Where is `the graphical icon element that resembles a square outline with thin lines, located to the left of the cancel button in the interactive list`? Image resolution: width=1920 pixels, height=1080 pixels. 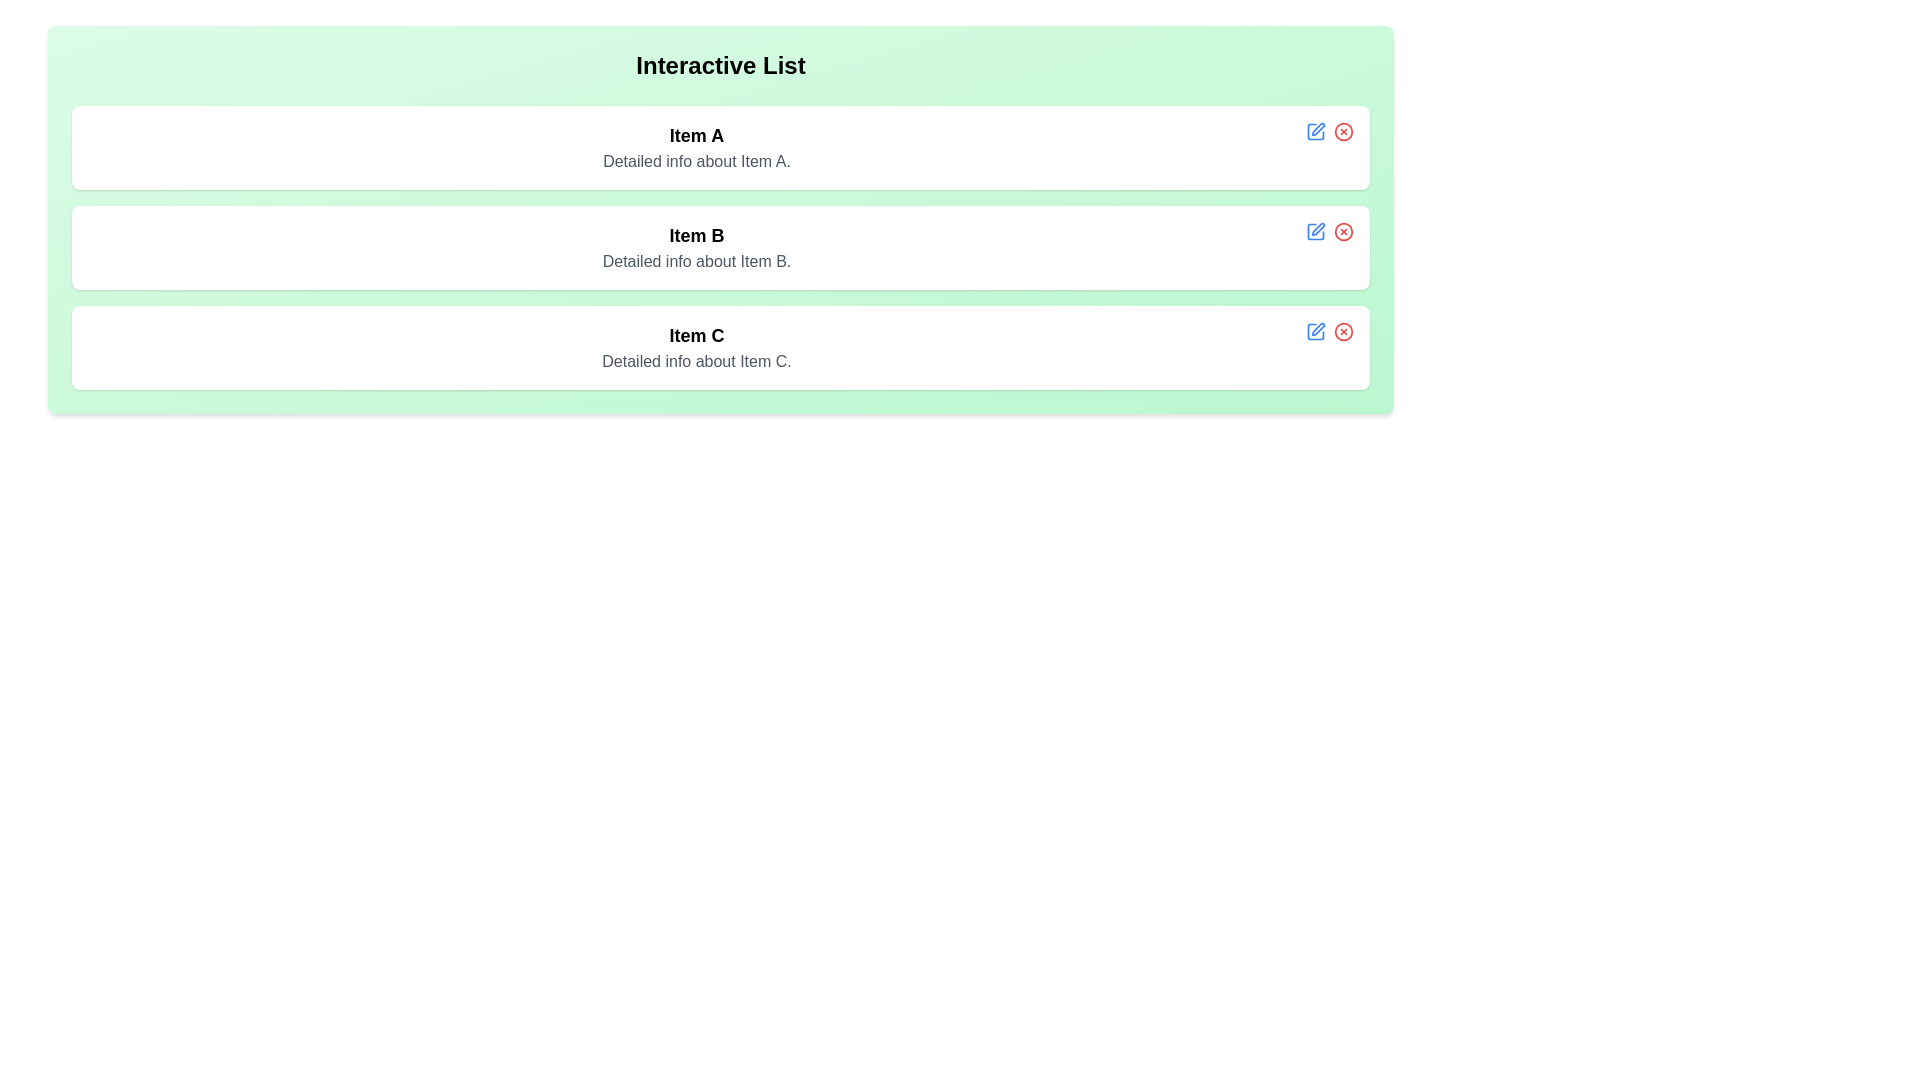 the graphical icon element that resembles a square outline with thin lines, located to the left of the cancel button in the interactive list is located at coordinates (1315, 230).